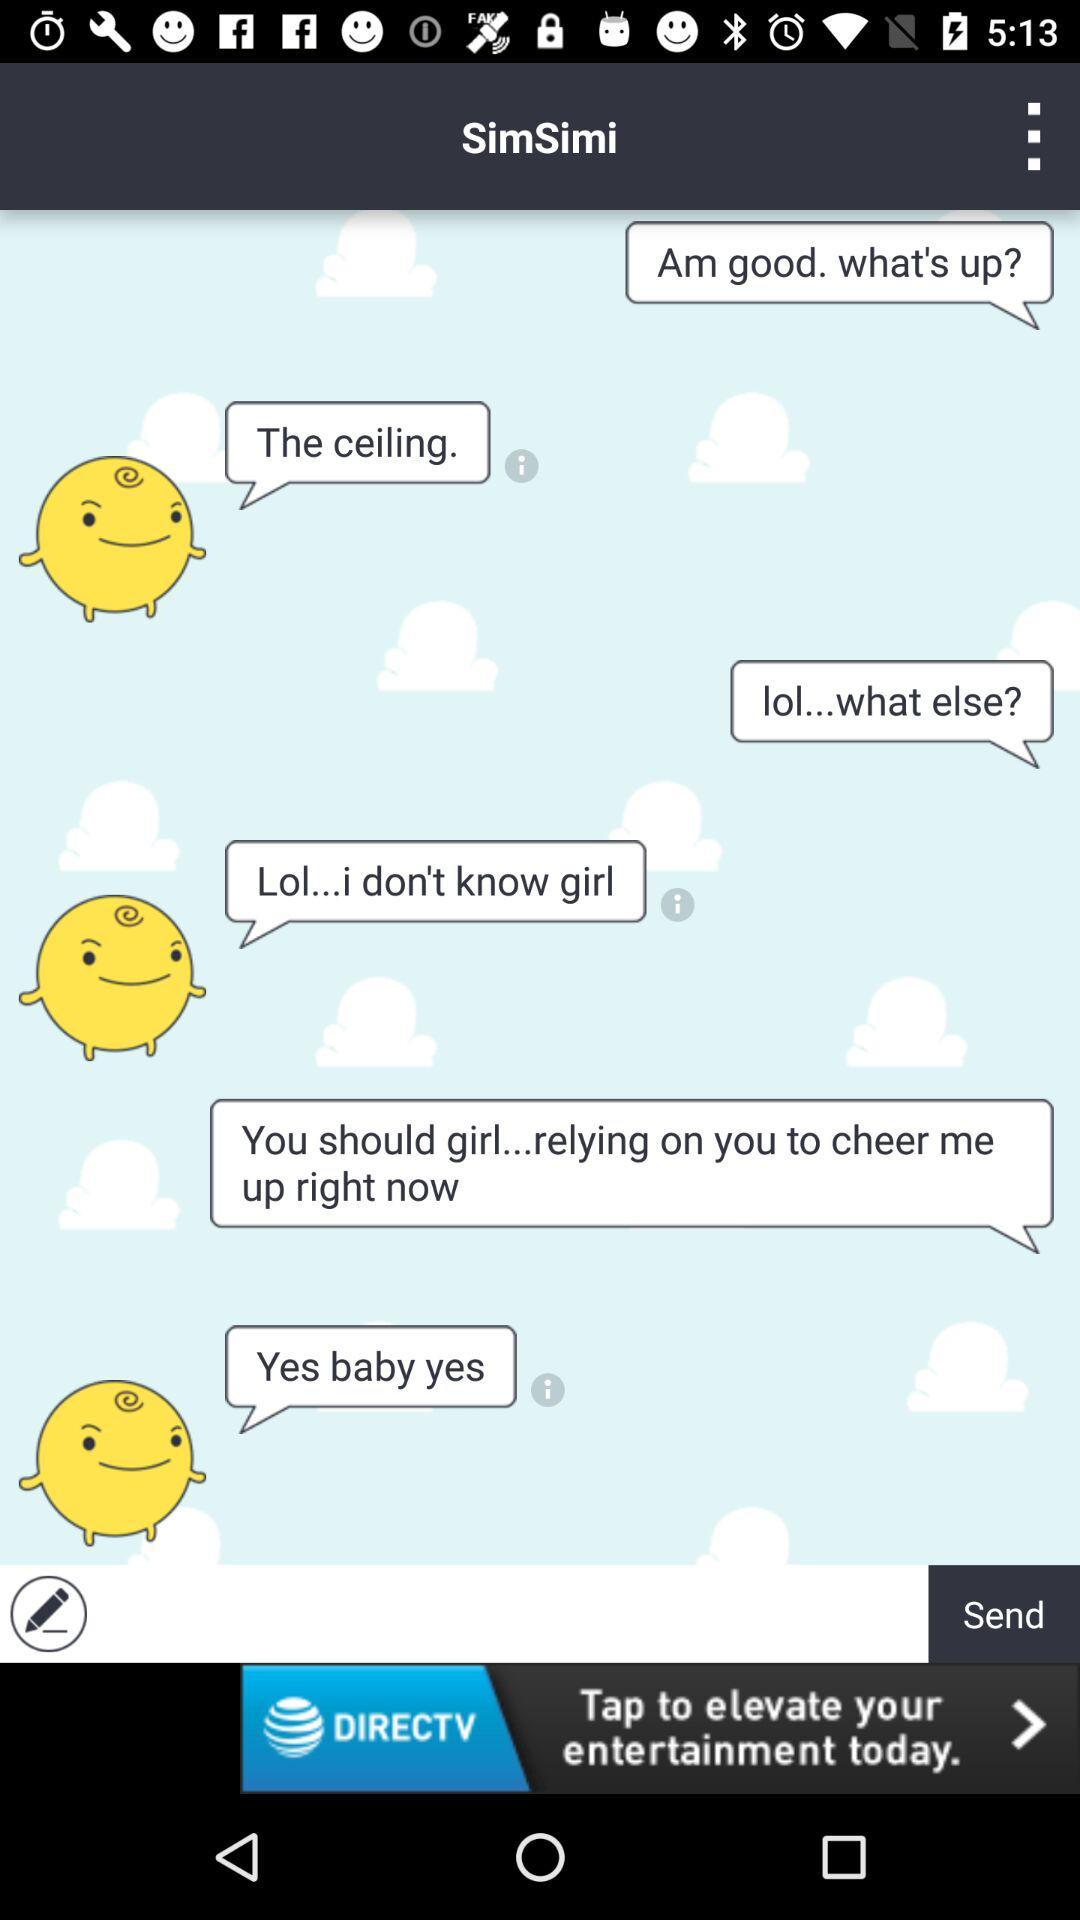 The width and height of the screenshot is (1080, 1920). What do you see at coordinates (676, 903) in the screenshot?
I see `the more details` at bounding box center [676, 903].